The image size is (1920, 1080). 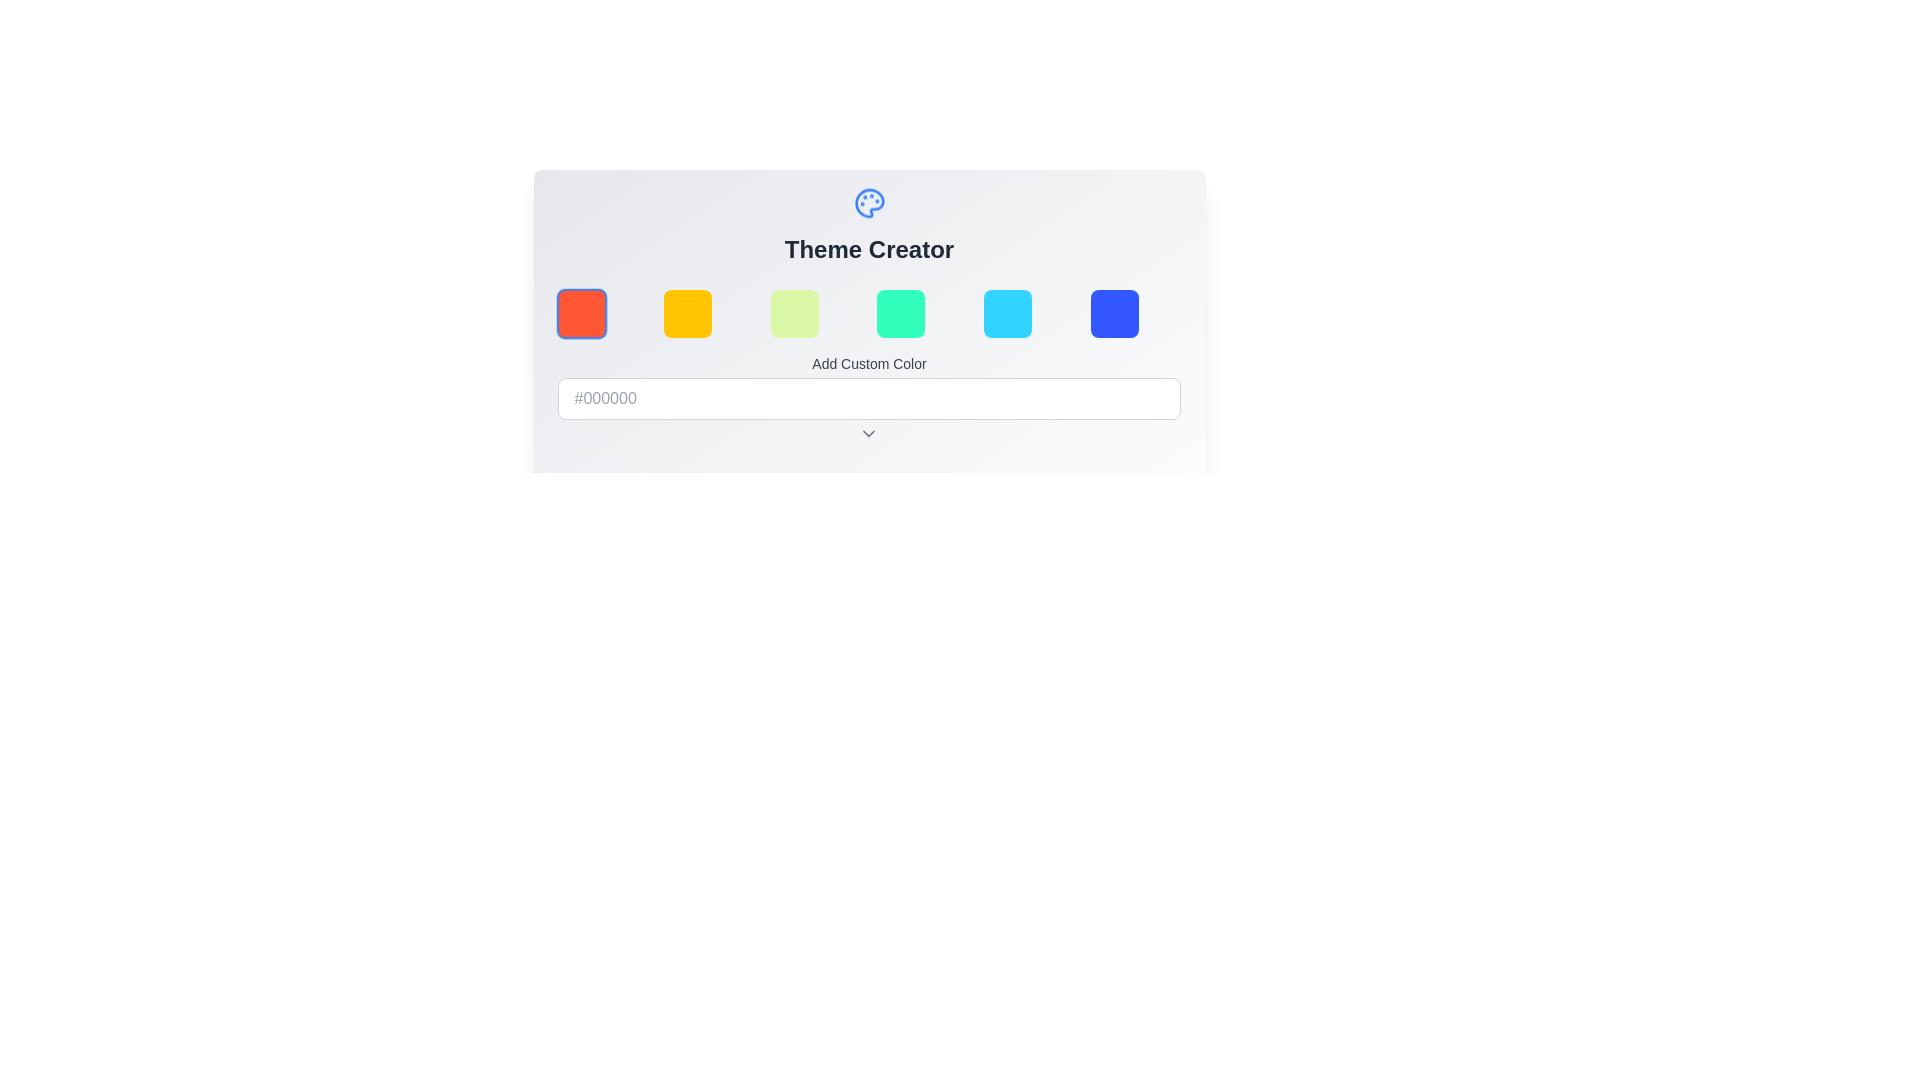 What do you see at coordinates (1113, 313) in the screenshot?
I see `the blue color selection button in the theme creation interface to apply or preview the blue color` at bounding box center [1113, 313].